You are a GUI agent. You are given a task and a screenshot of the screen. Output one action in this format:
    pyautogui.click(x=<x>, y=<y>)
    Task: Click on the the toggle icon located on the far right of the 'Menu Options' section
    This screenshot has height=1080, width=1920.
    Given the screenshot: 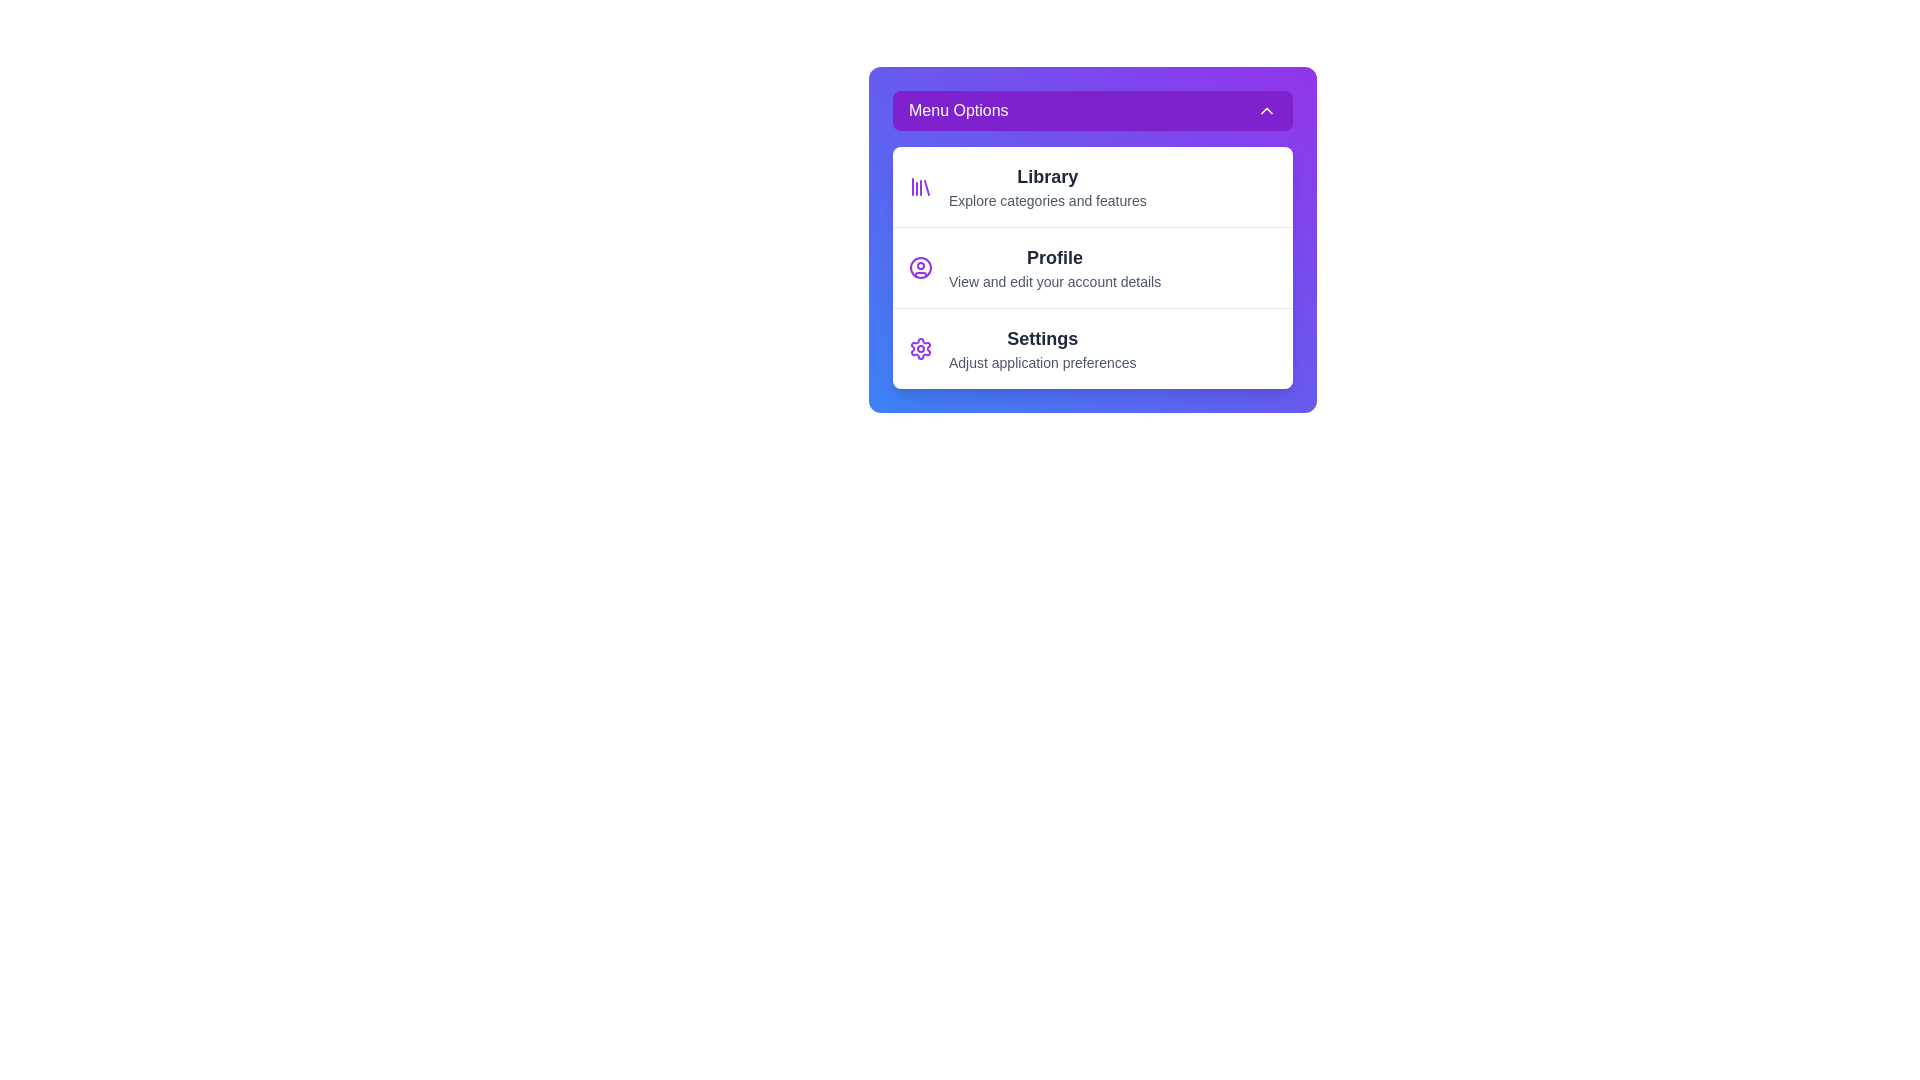 What is the action you would take?
    pyautogui.click(x=1266, y=111)
    